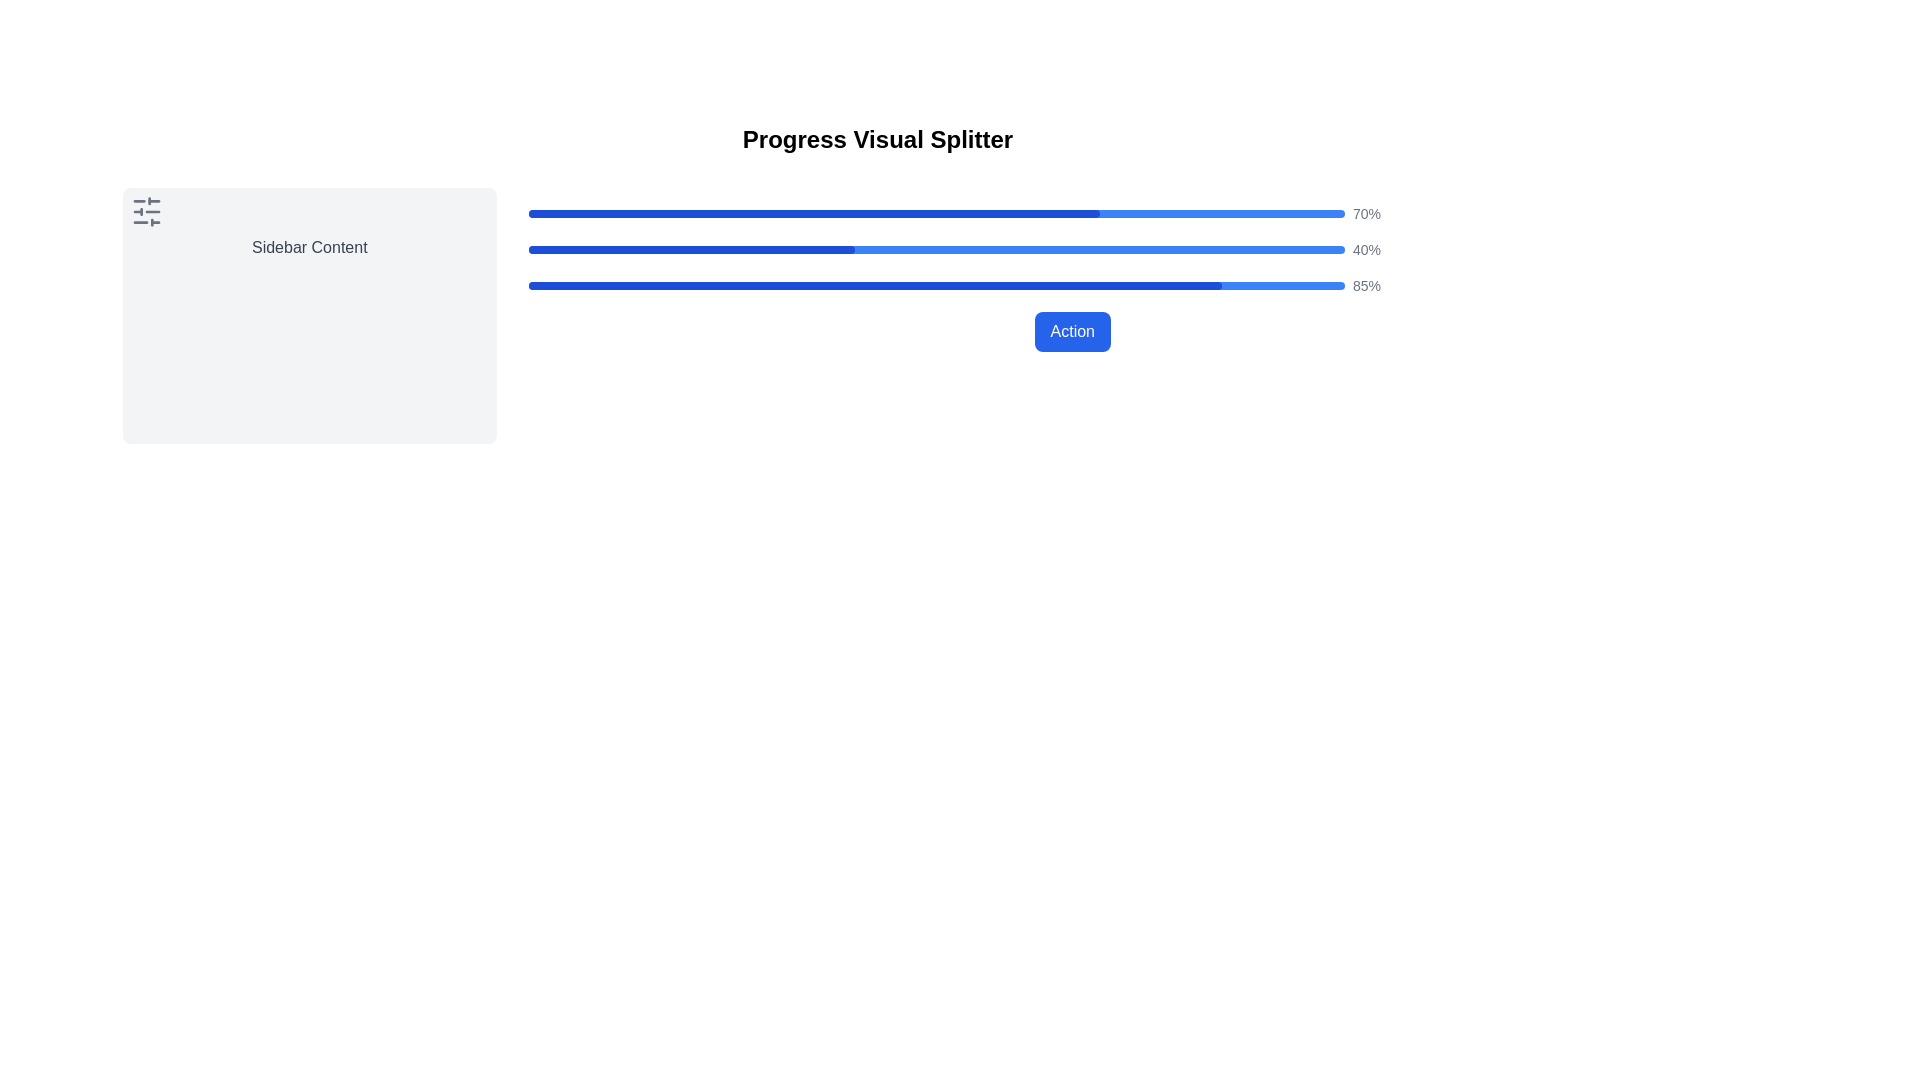 The width and height of the screenshot is (1920, 1080). I want to click on the static text label that displays the percentage value of the filled portion of the middle progress bar, located on the right side of the blue area, so click(1365, 249).